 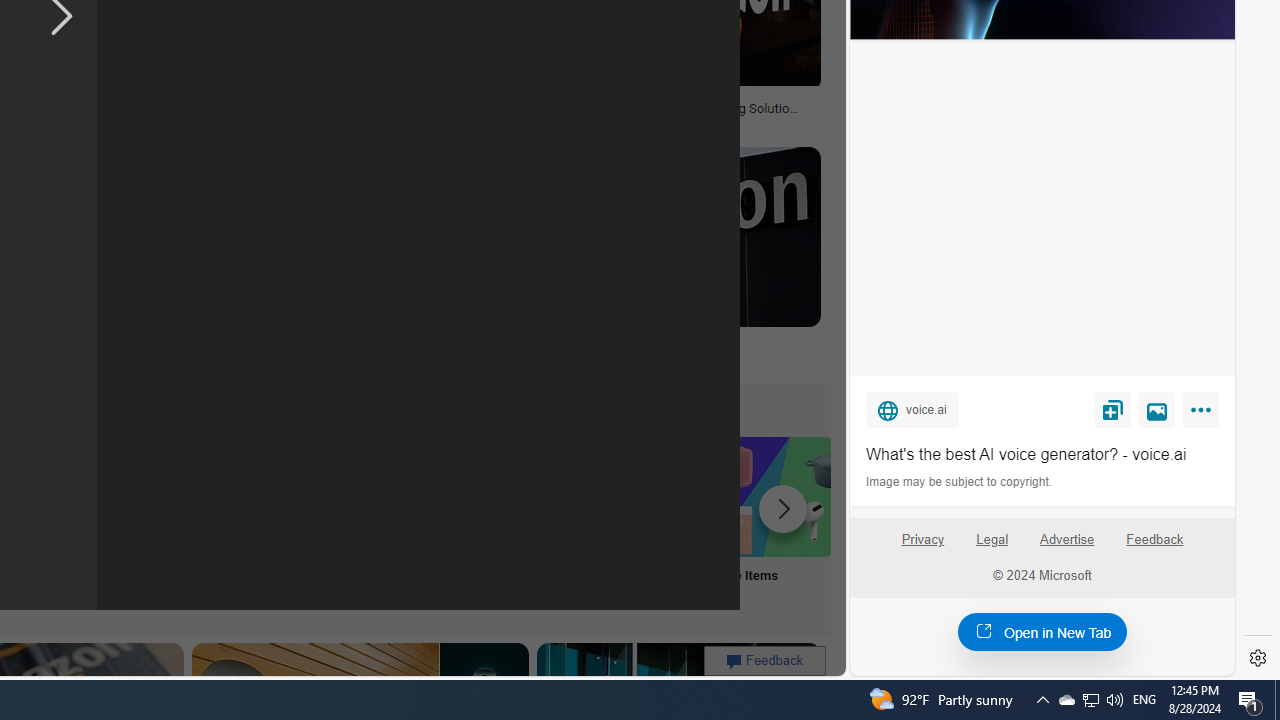 What do you see at coordinates (1111, 408) in the screenshot?
I see `'Save'` at bounding box center [1111, 408].